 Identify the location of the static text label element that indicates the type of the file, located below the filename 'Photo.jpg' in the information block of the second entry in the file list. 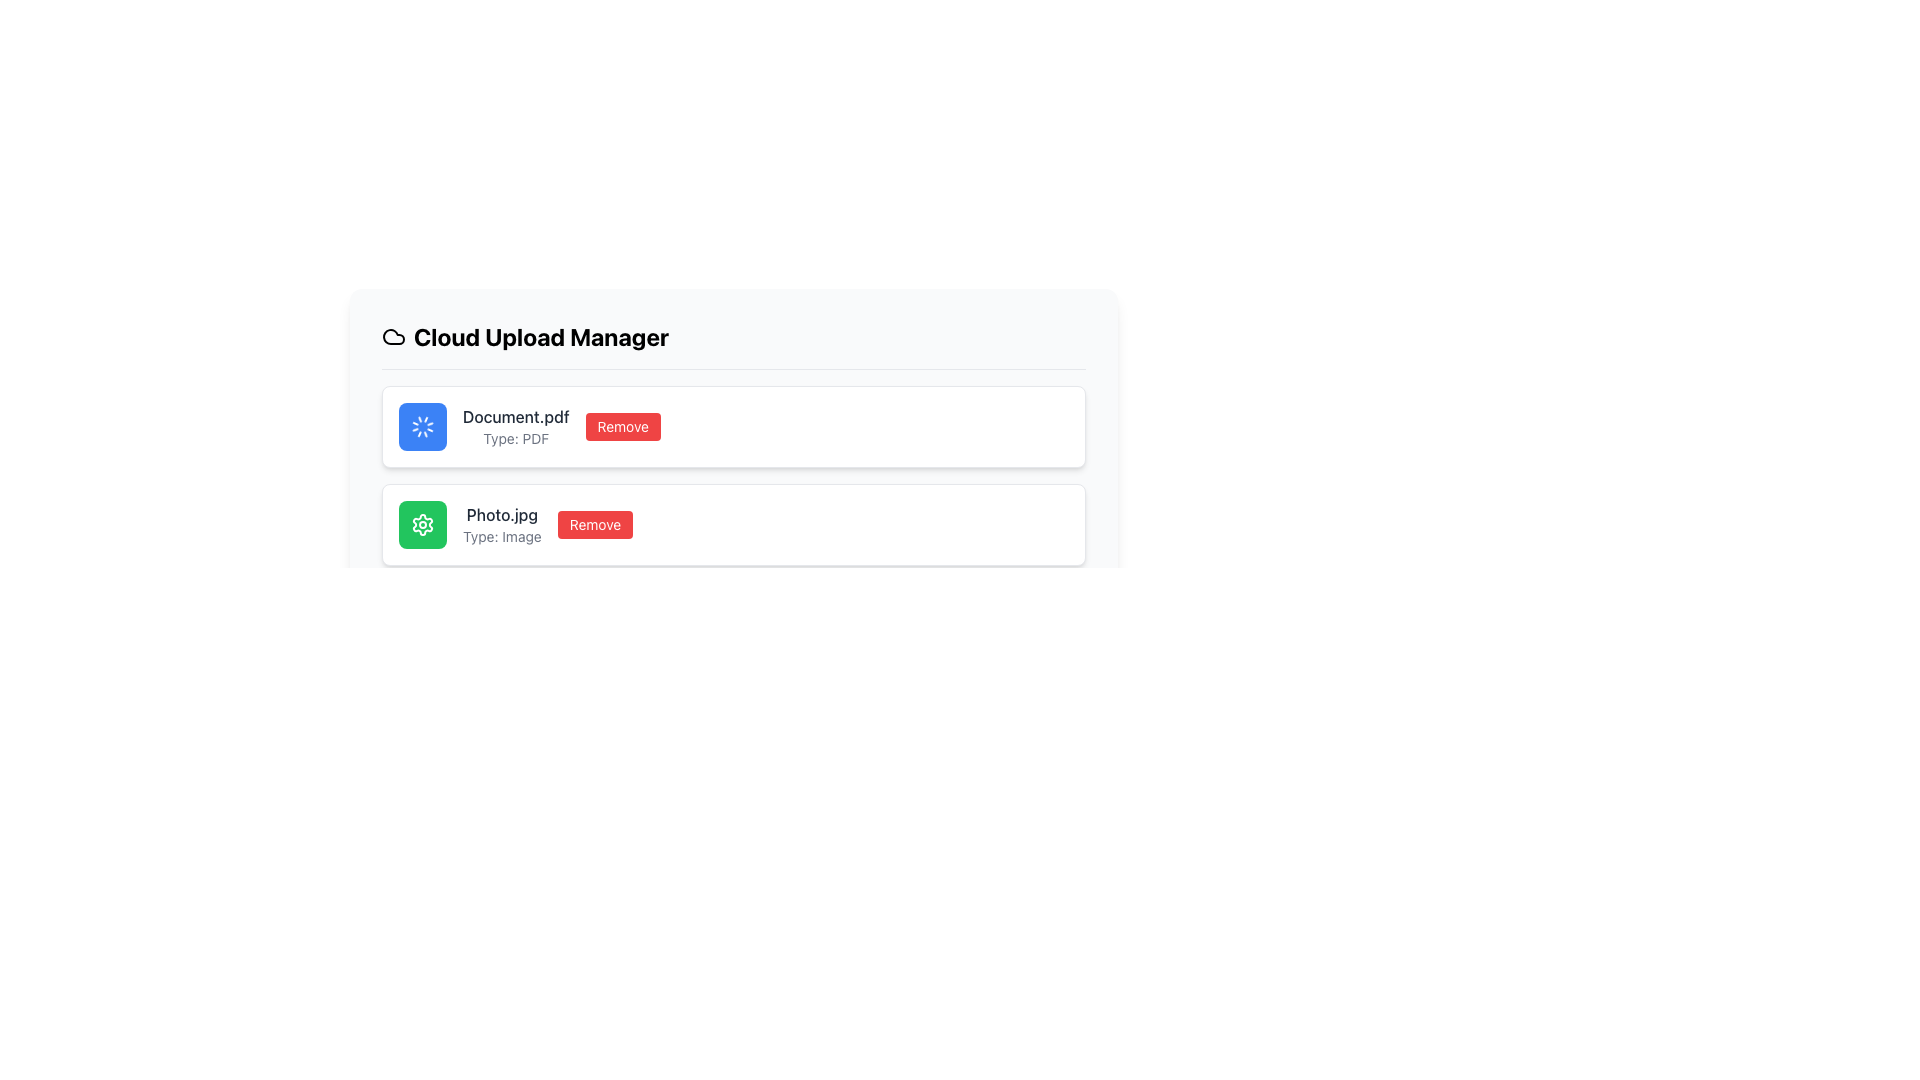
(502, 535).